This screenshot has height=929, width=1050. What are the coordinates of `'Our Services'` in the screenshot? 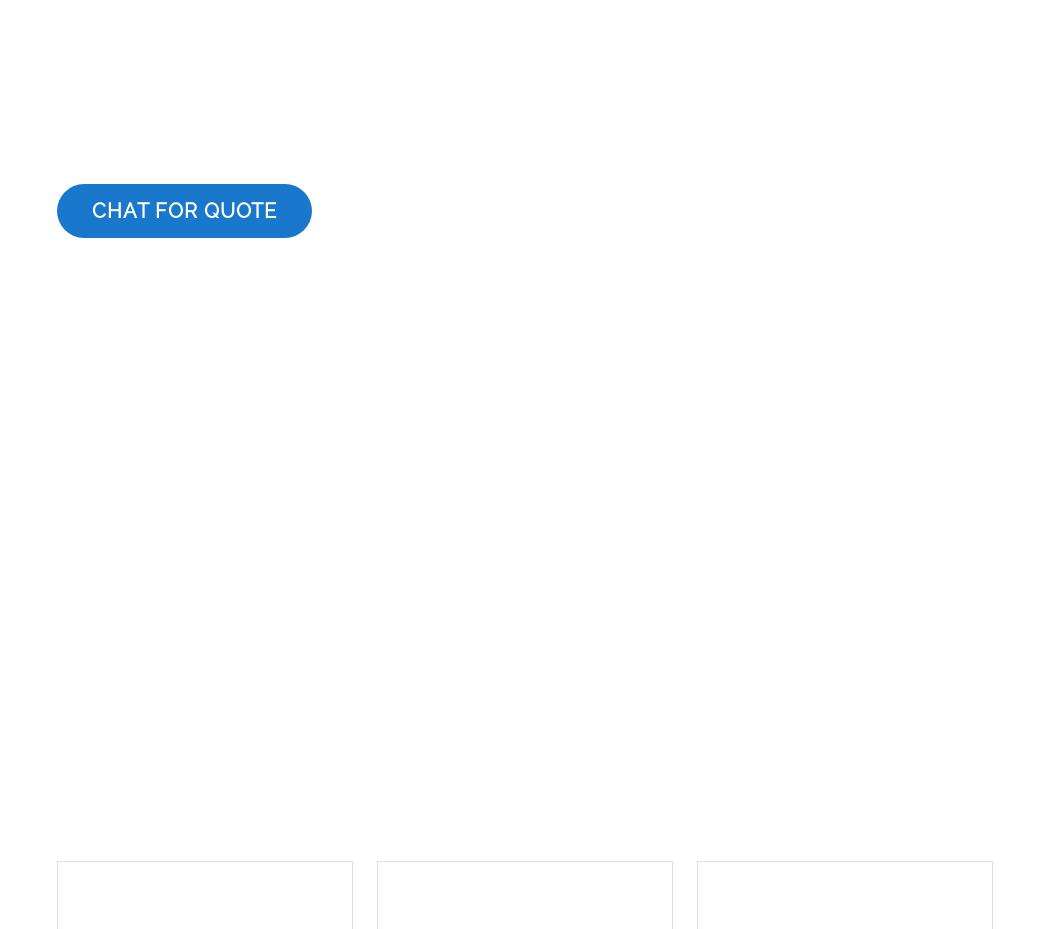 It's located at (56, 677).